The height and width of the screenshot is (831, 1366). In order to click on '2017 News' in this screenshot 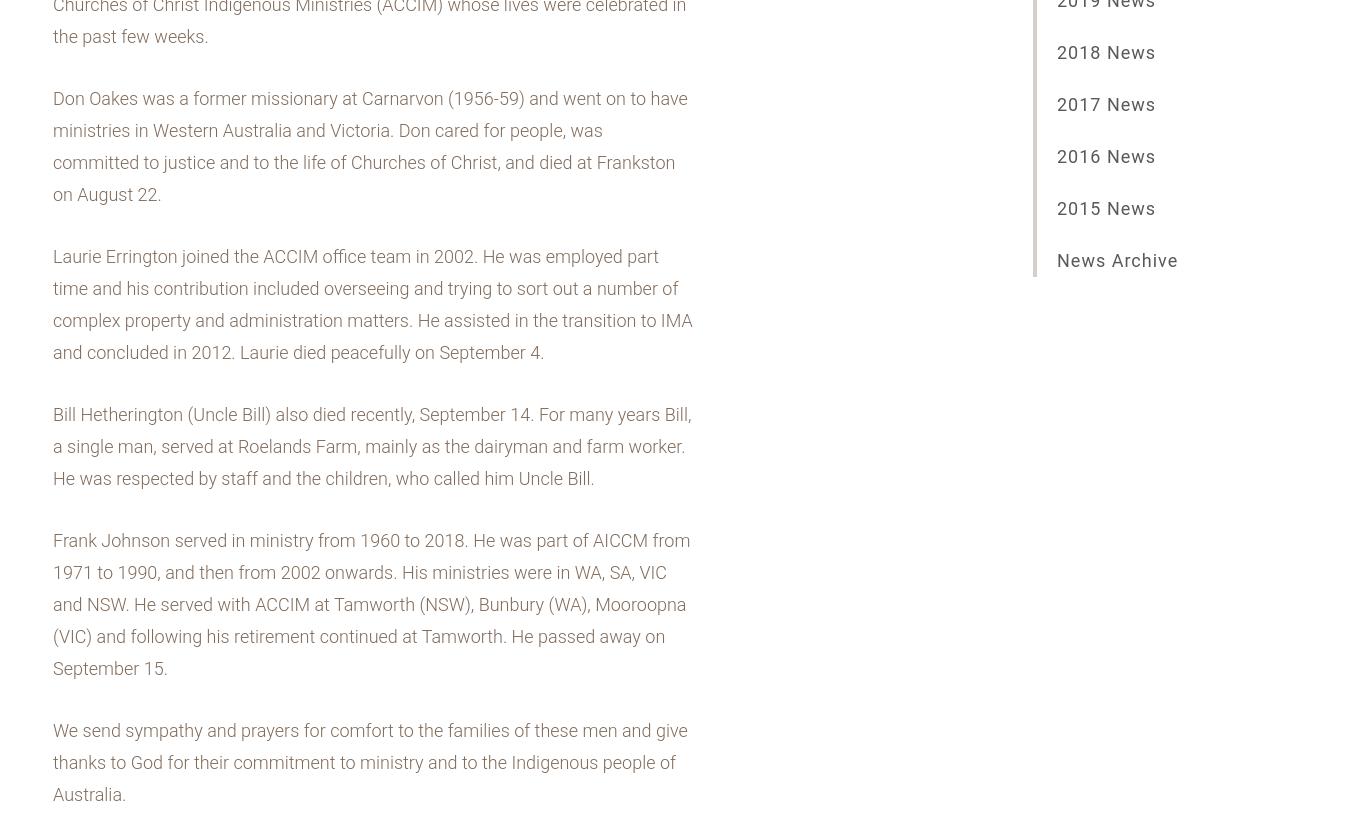, I will do `click(1105, 104)`.